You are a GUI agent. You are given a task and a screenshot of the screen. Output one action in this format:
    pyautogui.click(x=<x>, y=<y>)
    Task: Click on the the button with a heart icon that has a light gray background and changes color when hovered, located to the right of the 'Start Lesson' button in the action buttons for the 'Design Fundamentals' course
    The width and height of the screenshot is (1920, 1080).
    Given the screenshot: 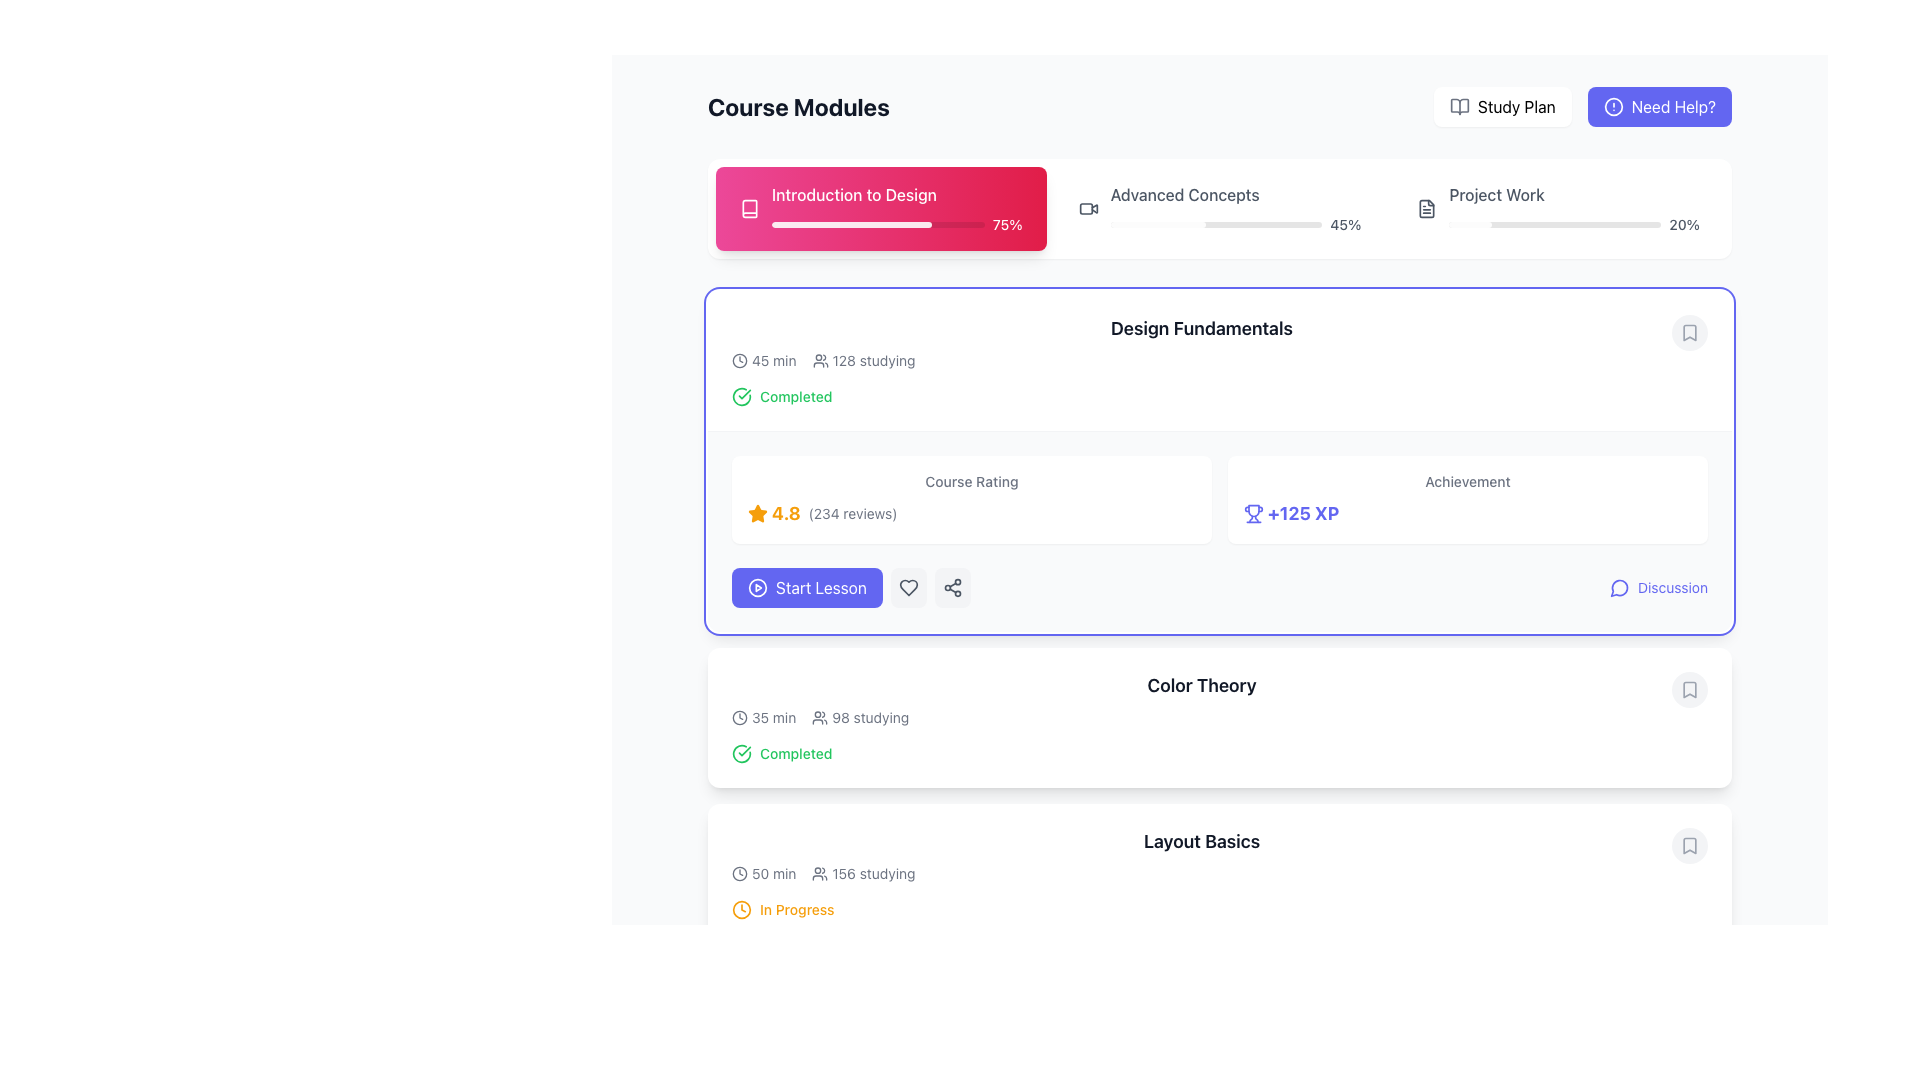 What is the action you would take?
    pyautogui.click(x=907, y=586)
    